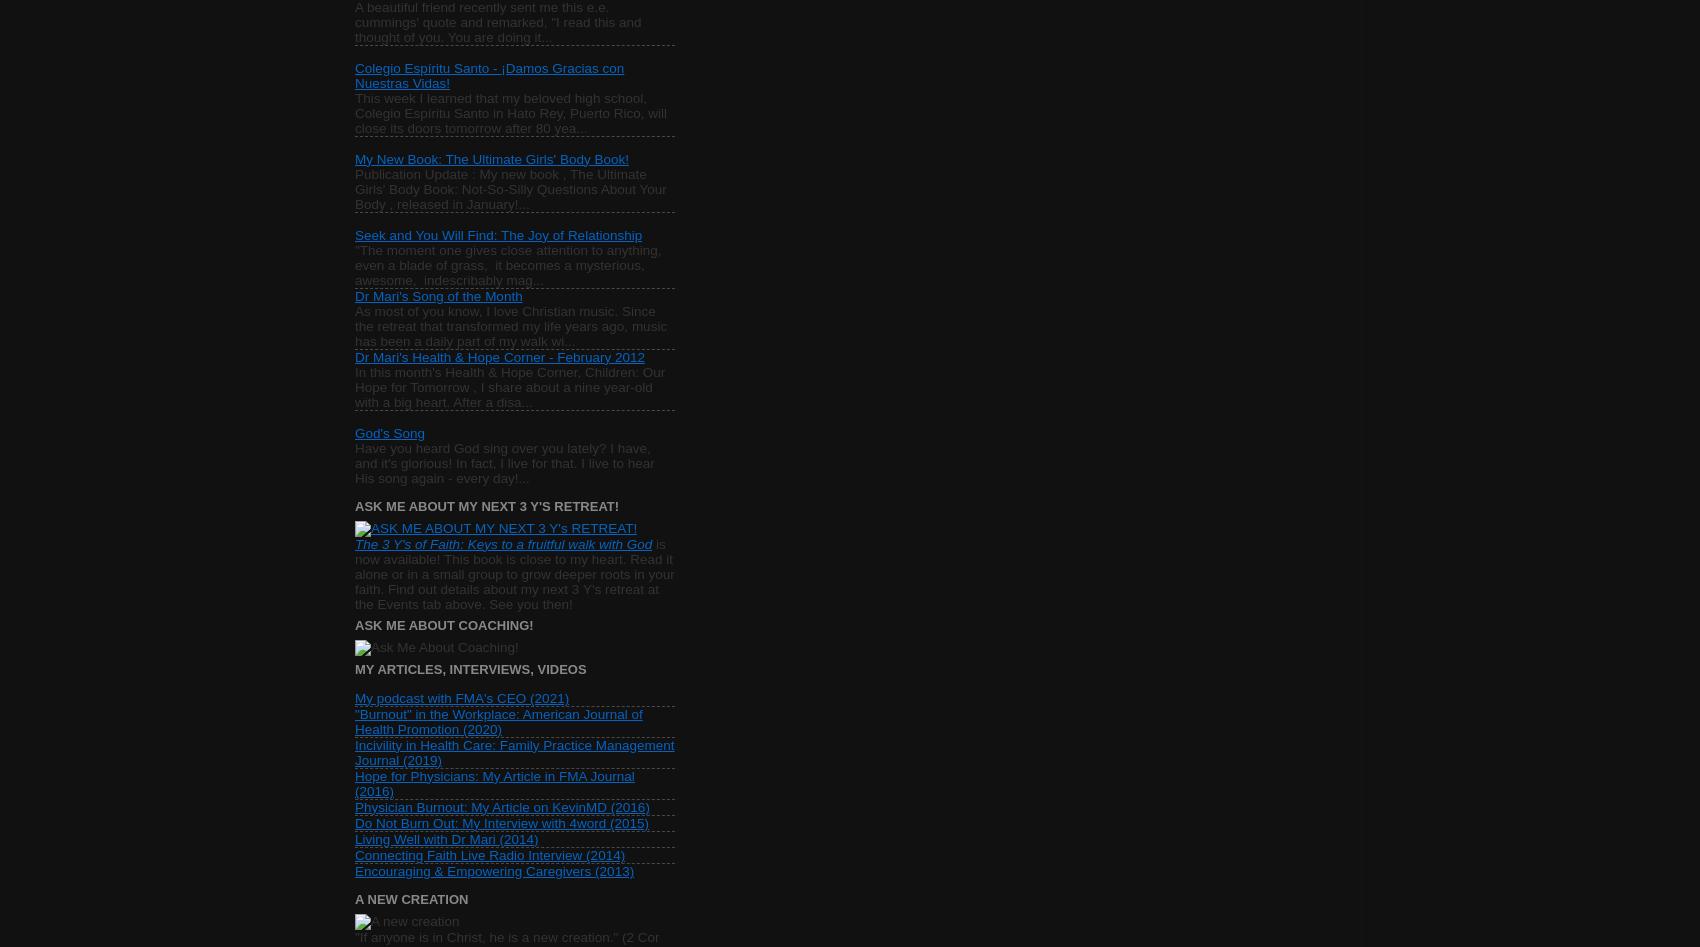 Image resolution: width=1700 pixels, height=947 pixels. I want to click on 'Seek and You Will Find: The Joy of Relationship', so click(353, 234).